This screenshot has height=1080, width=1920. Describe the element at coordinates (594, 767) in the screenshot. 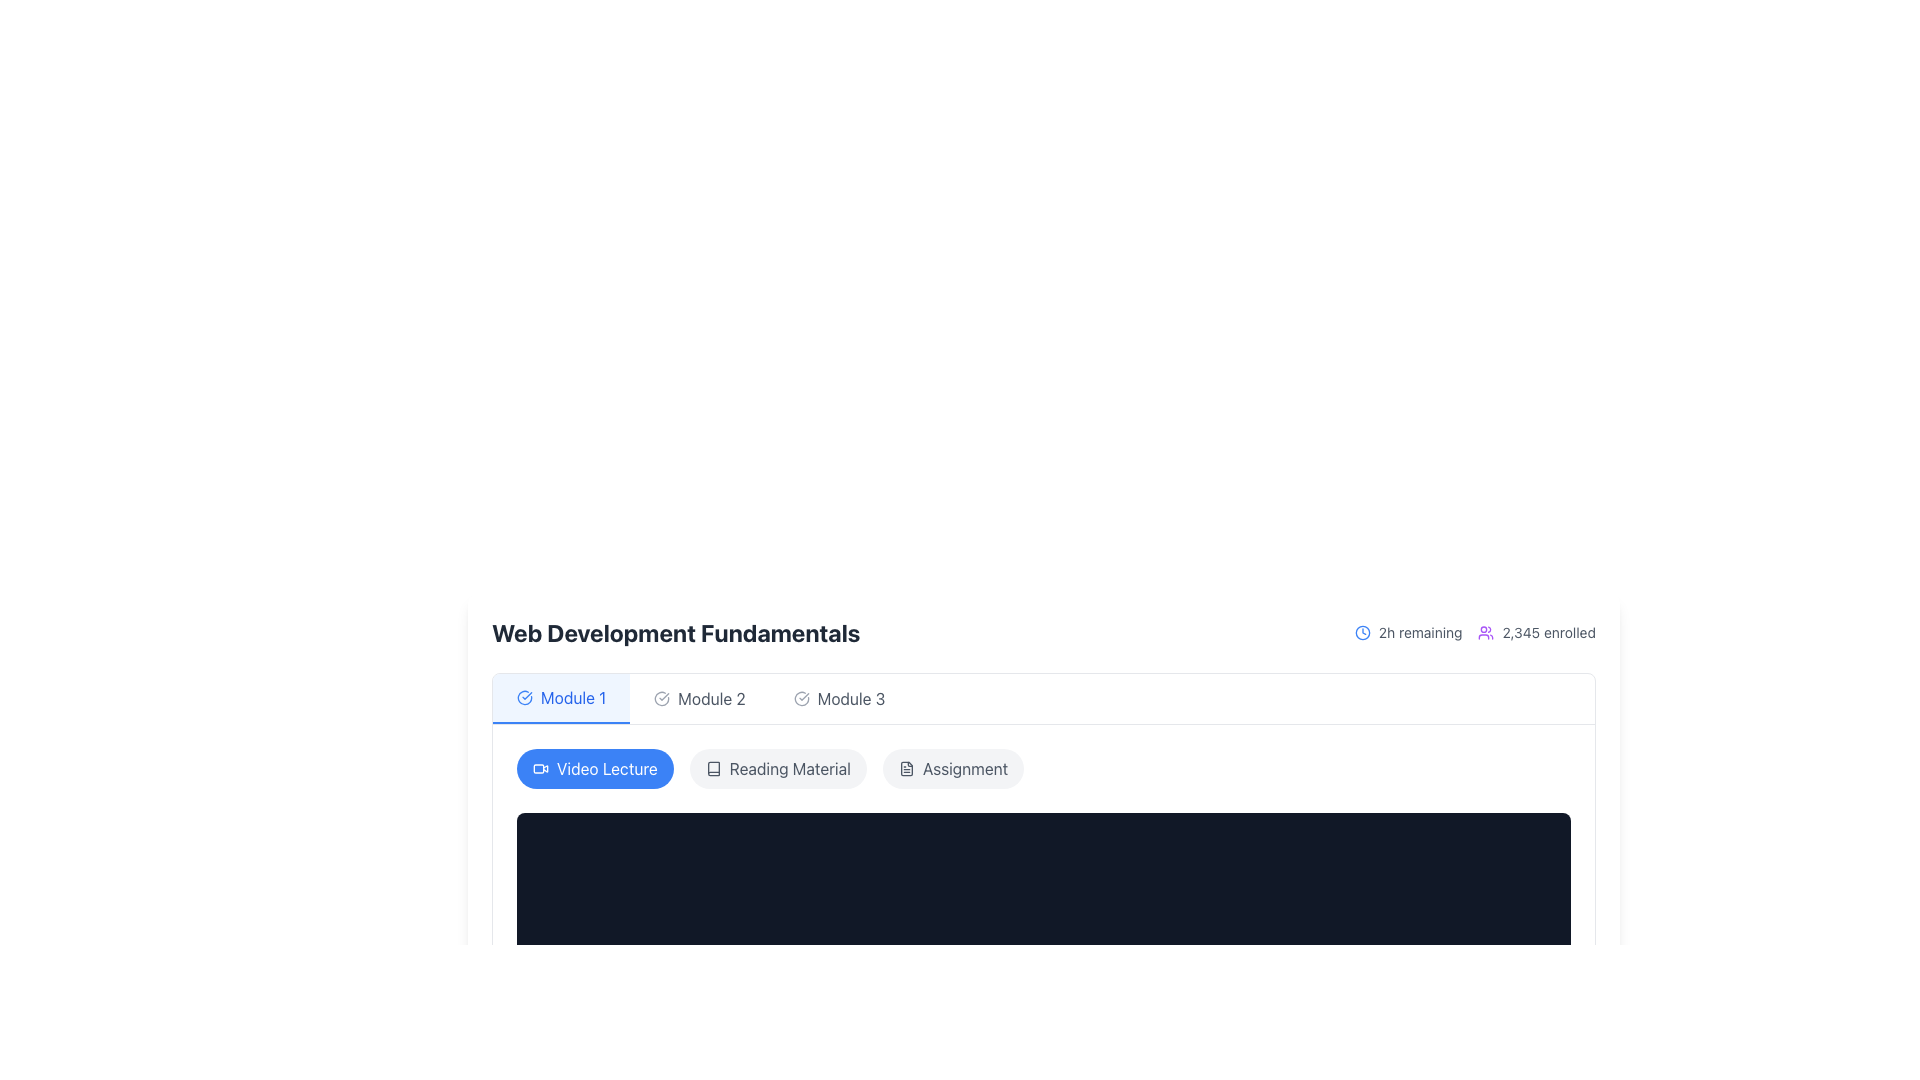

I see `the 'Video Lecture' button, which is the first button in the group of three, featuring a blue background, white text, and a video camera icon` at that location.